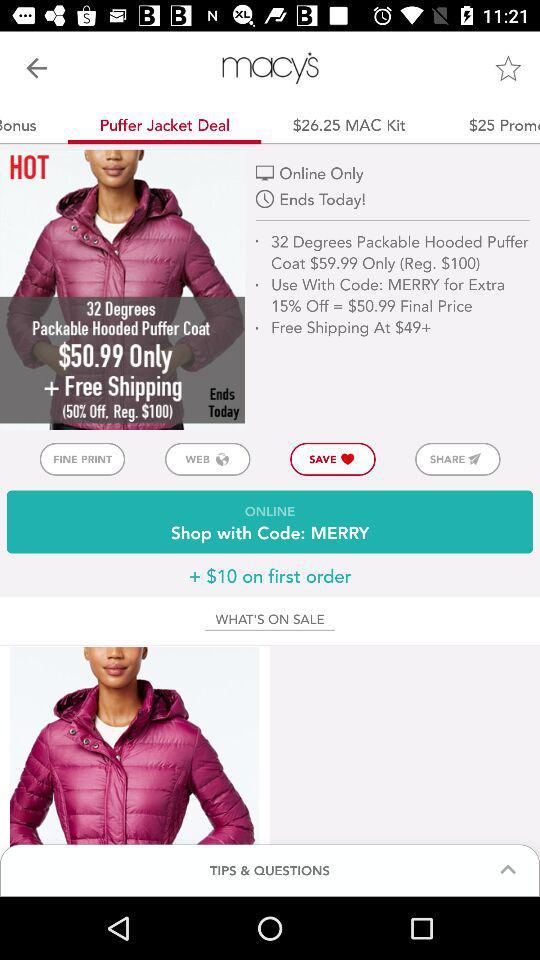 The height and width of the screenshot is (960, 540). Describe the element at coordinates (81, 459) in the screenshot. I see `item to the left of the web item` at that location.